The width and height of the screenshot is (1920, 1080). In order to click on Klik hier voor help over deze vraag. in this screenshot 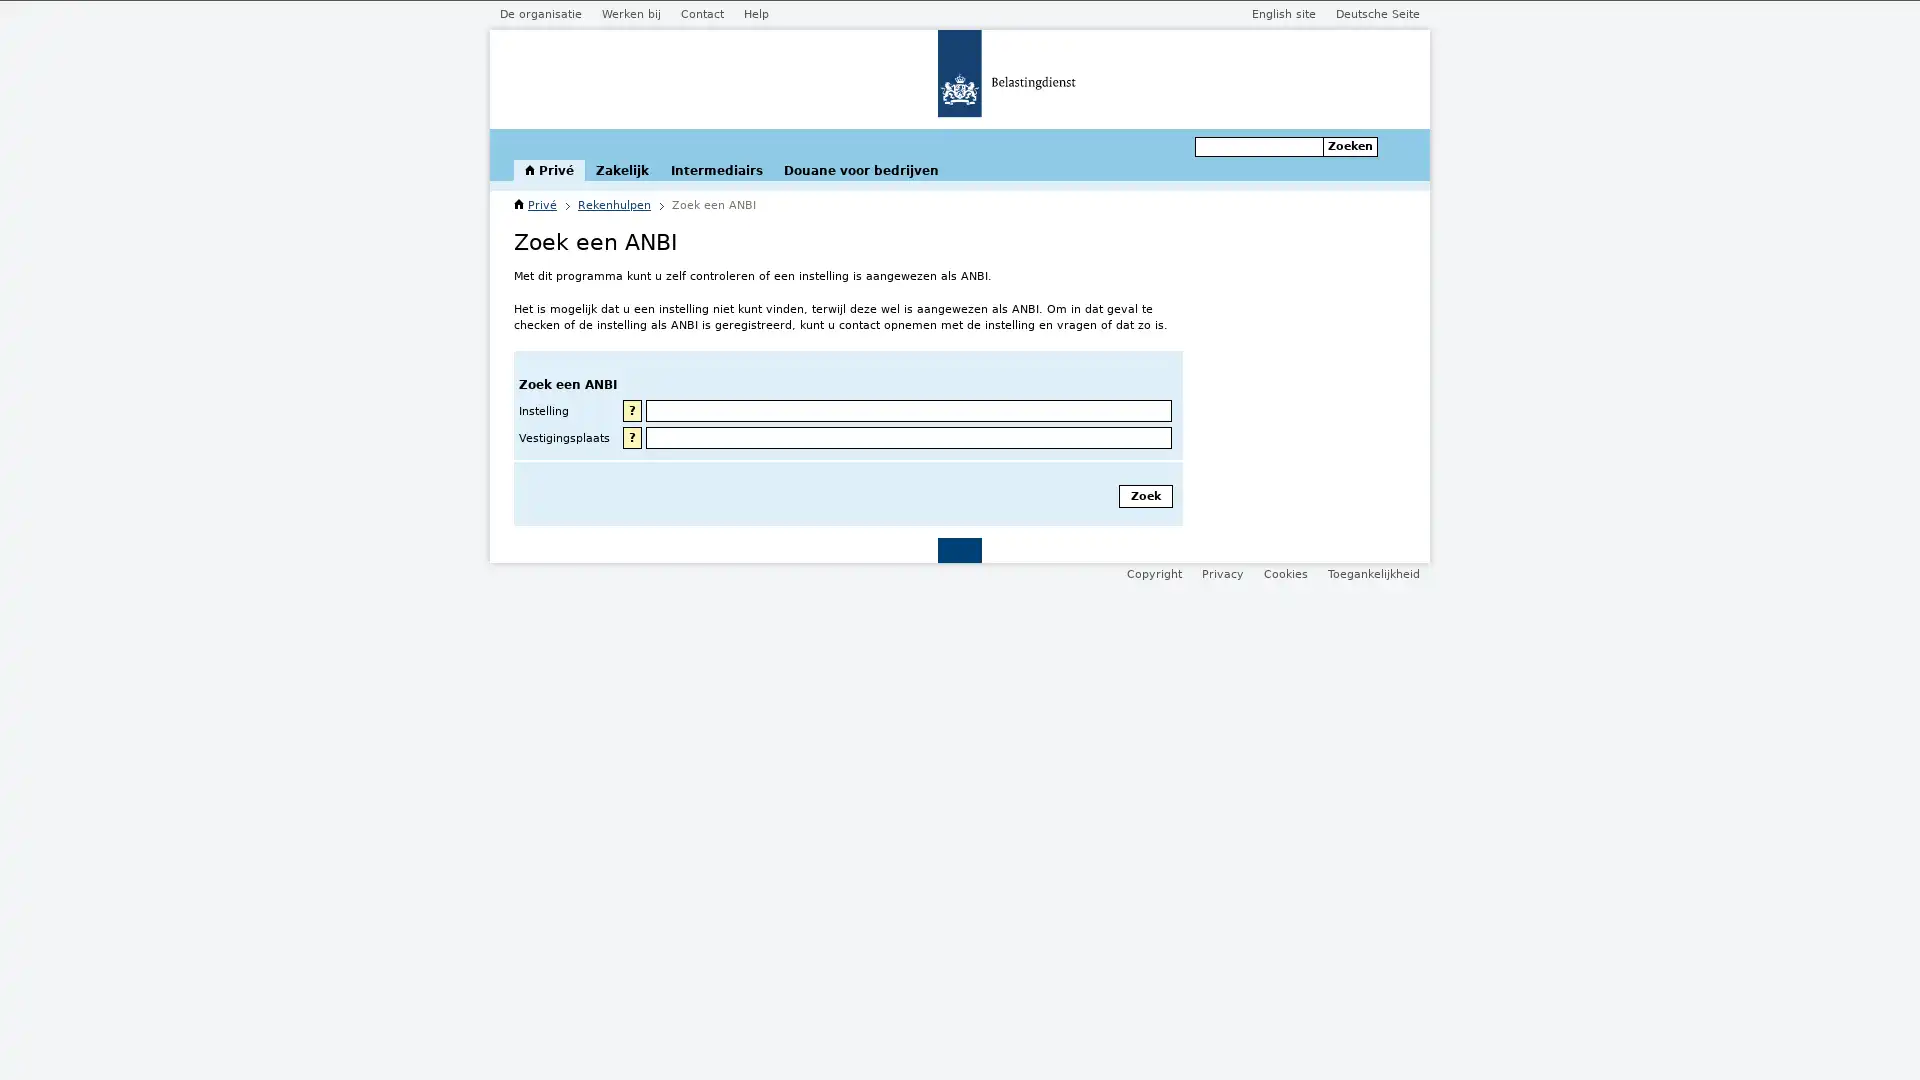, I will do `click(631, 437)`.